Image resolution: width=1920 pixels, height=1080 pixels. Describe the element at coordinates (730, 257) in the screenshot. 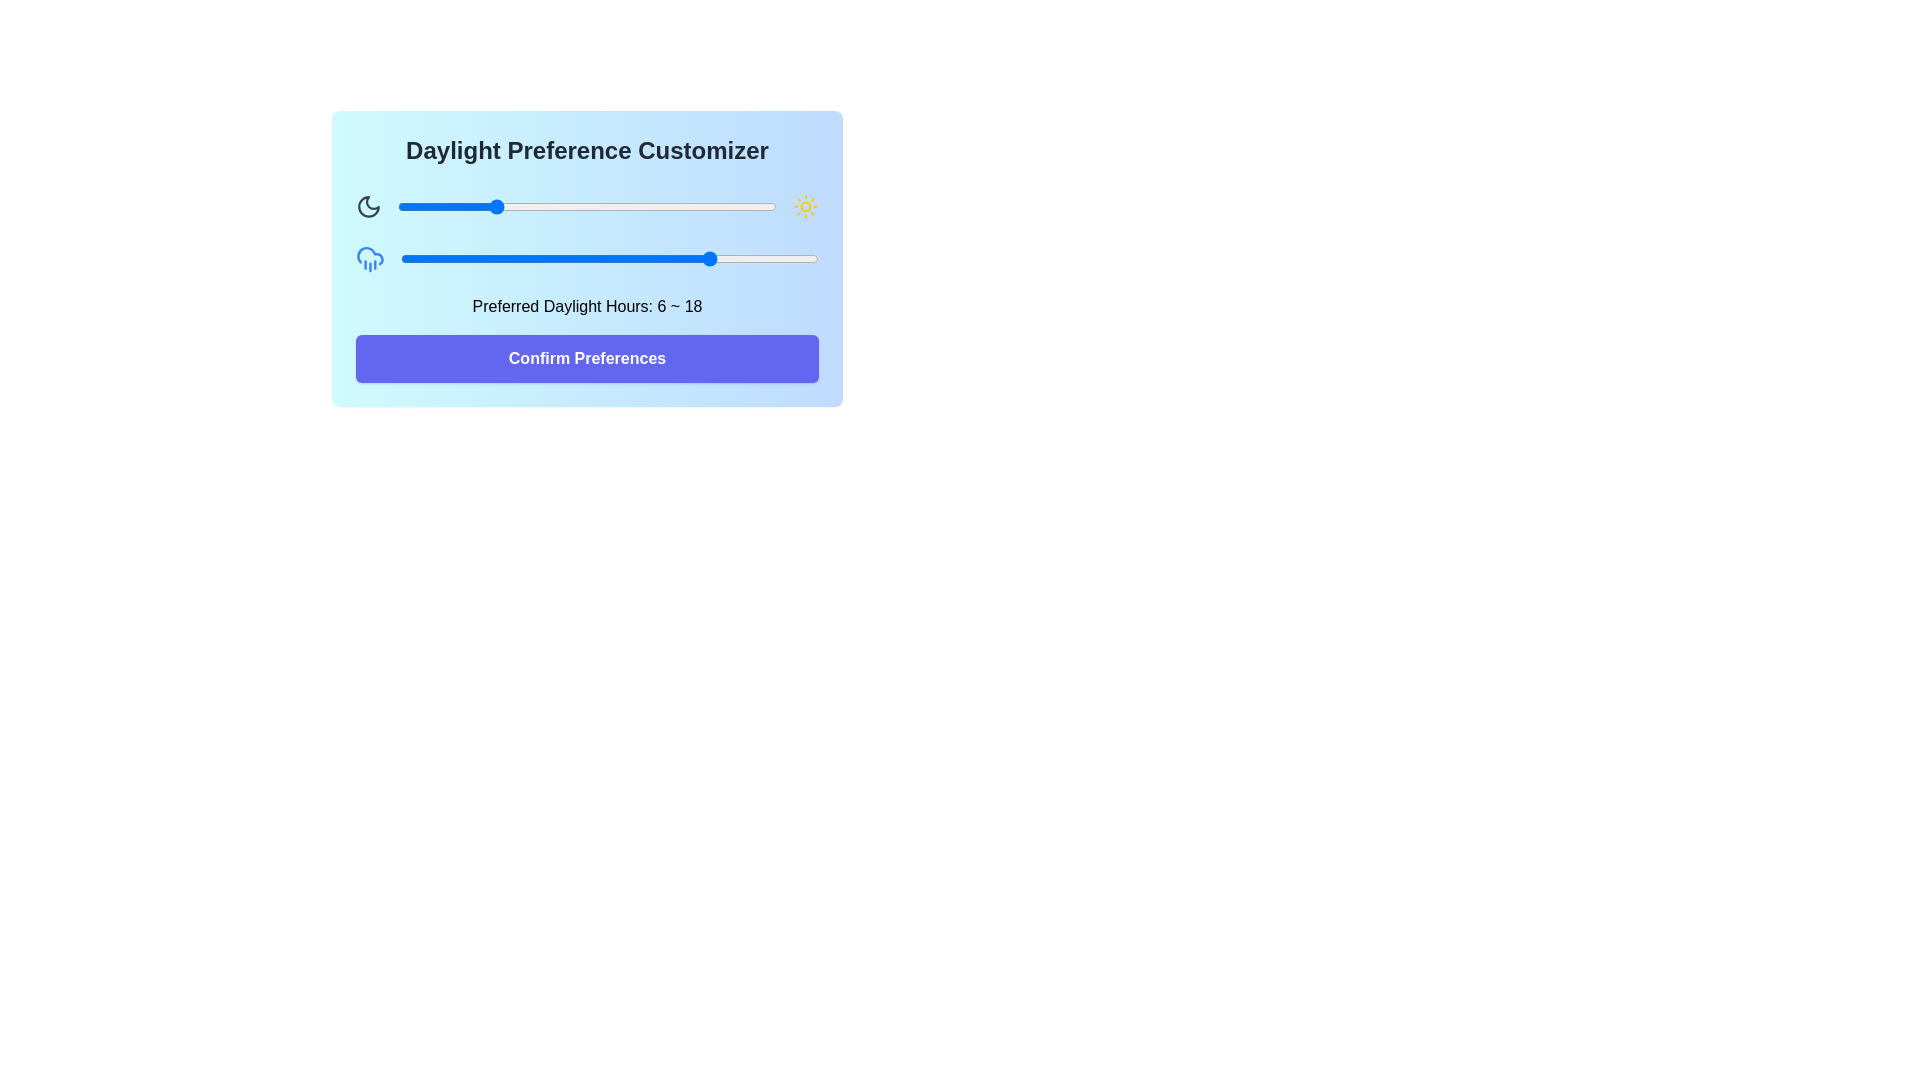

I see `the preferred daylight hours` at that location.